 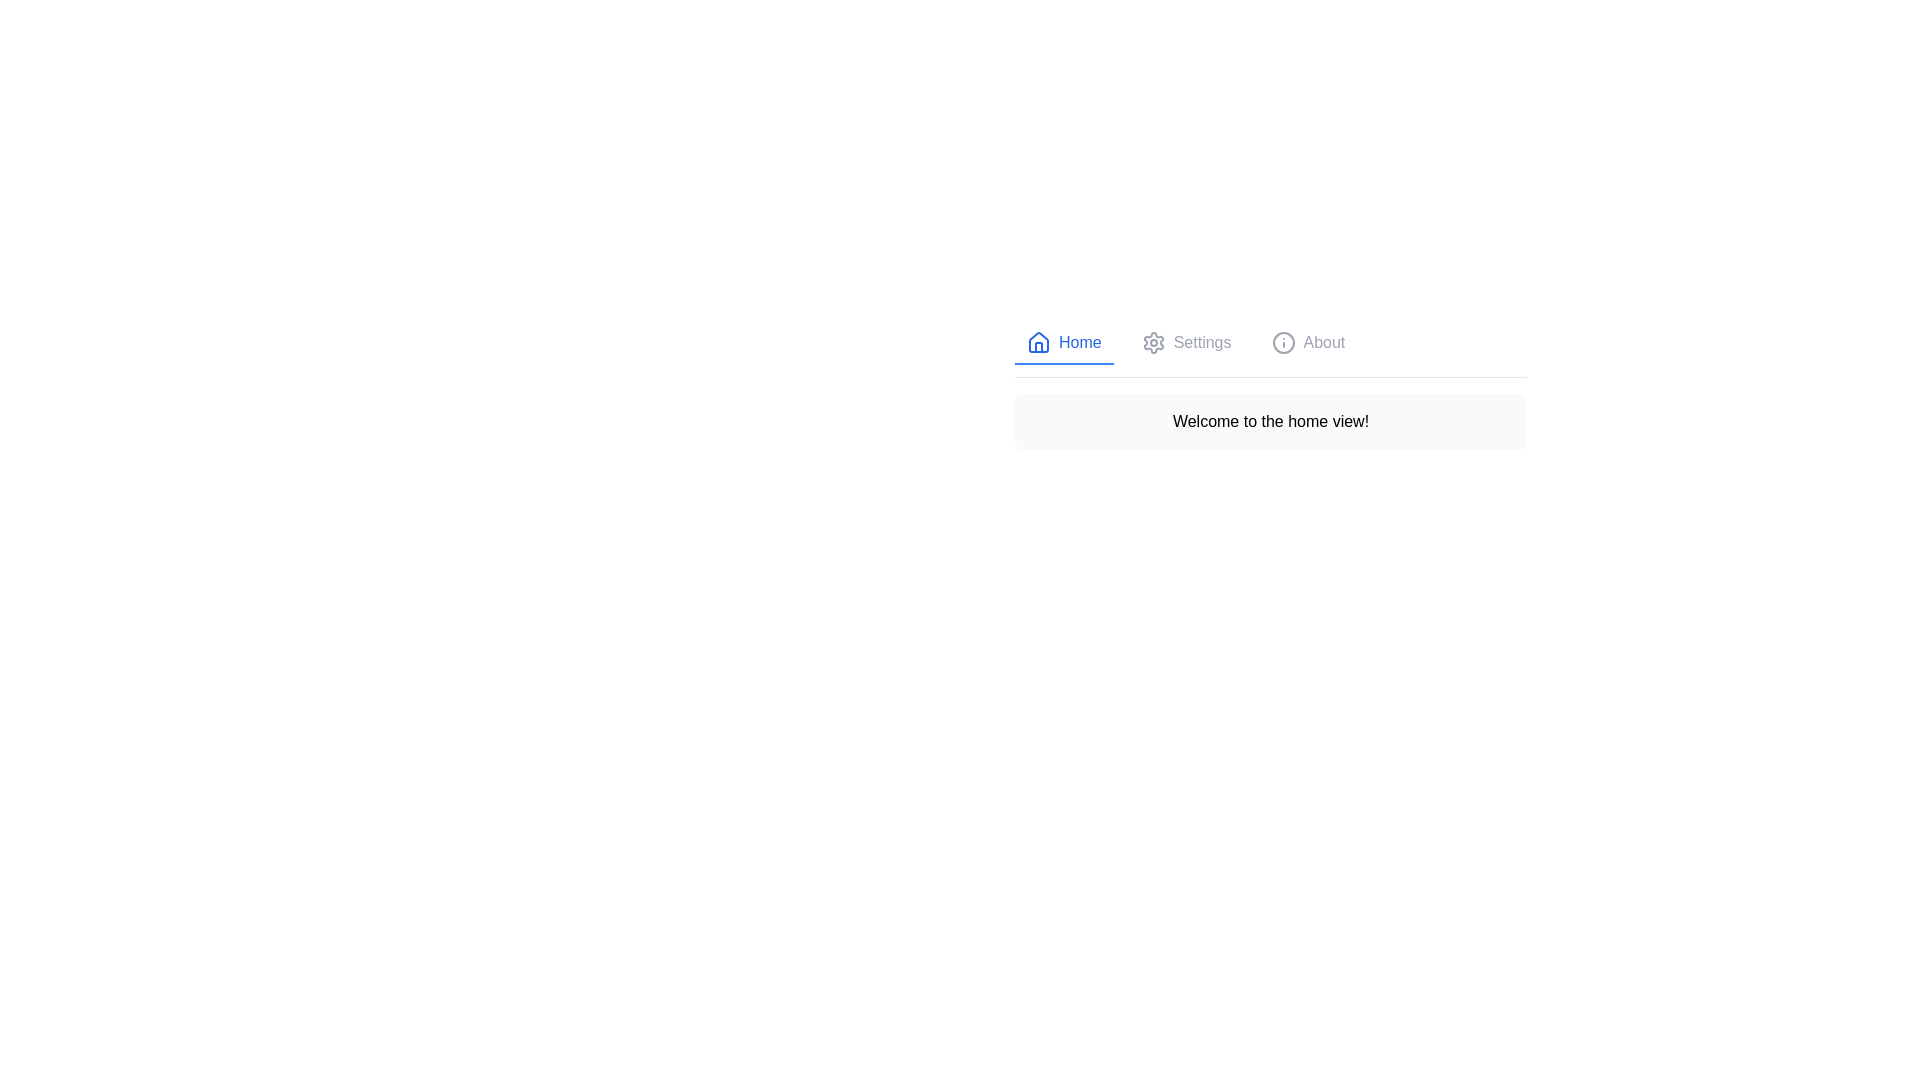 What do you see at coordinates (1063, 342) in the screenshot?
I see `the Home tab by clicking on it` at bounding box center [1063, 342].